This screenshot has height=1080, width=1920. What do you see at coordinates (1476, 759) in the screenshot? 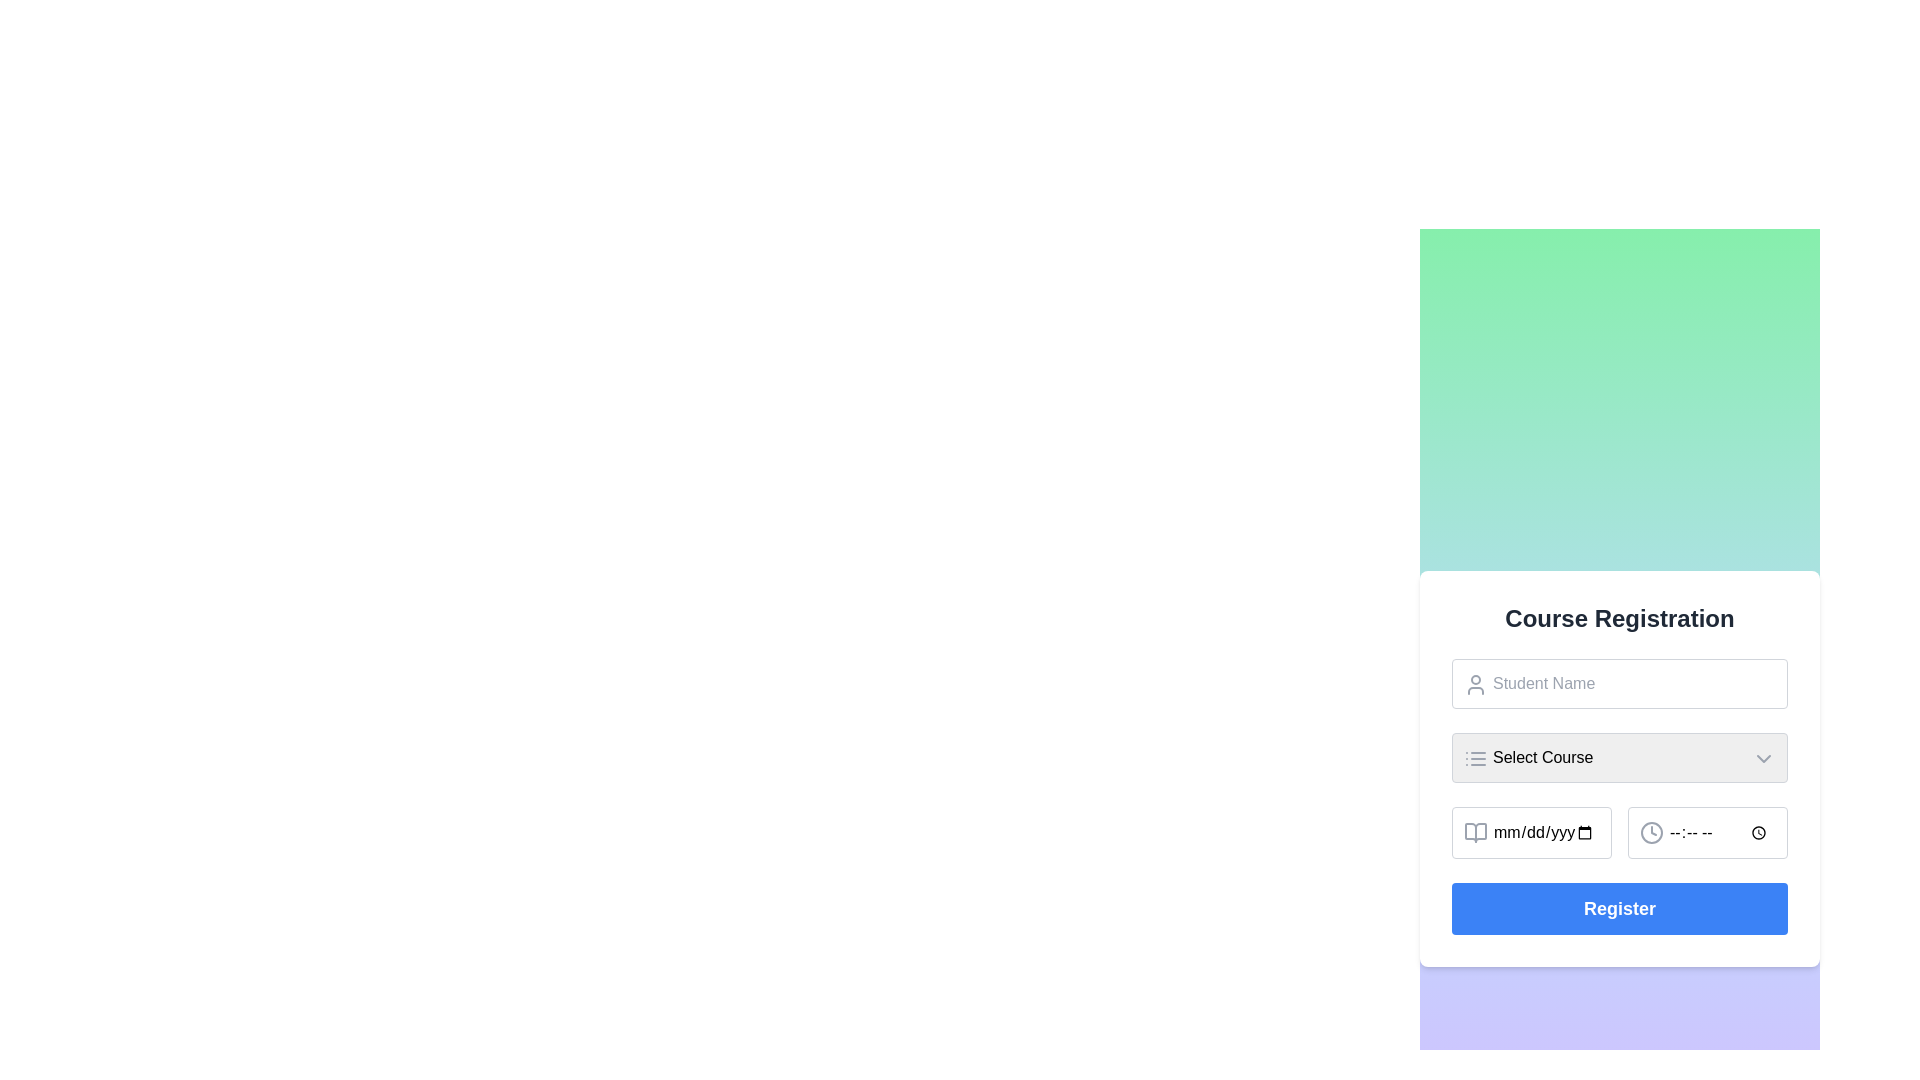
I see `the compact icon styled as three horizontal lines stacked vertically, located on the left side of the 'Select Course' dropdown within the 'Course Registration' form` at bounding box center [1476, 759].